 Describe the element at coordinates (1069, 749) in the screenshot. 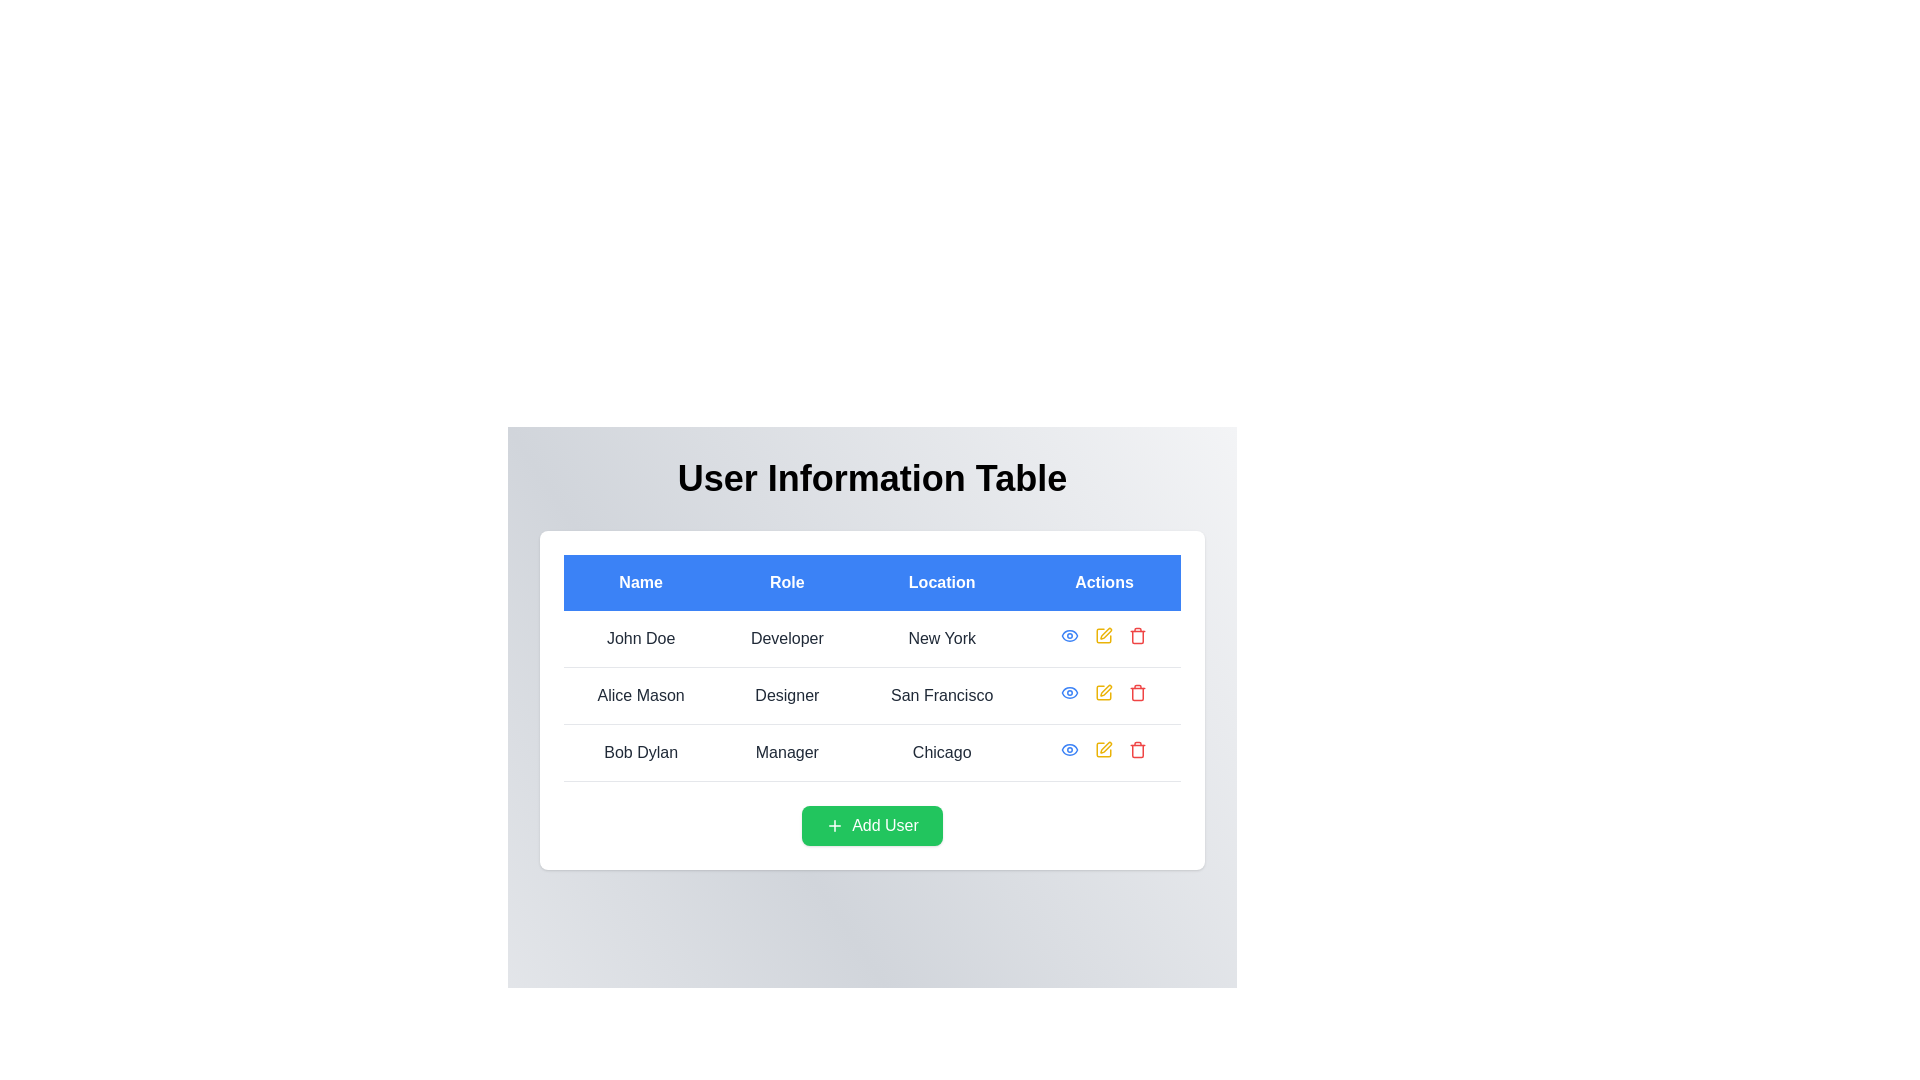

I see `the blue eye icon button located in the last row of the Actions column of the information table to observe the style change effect` at that location.